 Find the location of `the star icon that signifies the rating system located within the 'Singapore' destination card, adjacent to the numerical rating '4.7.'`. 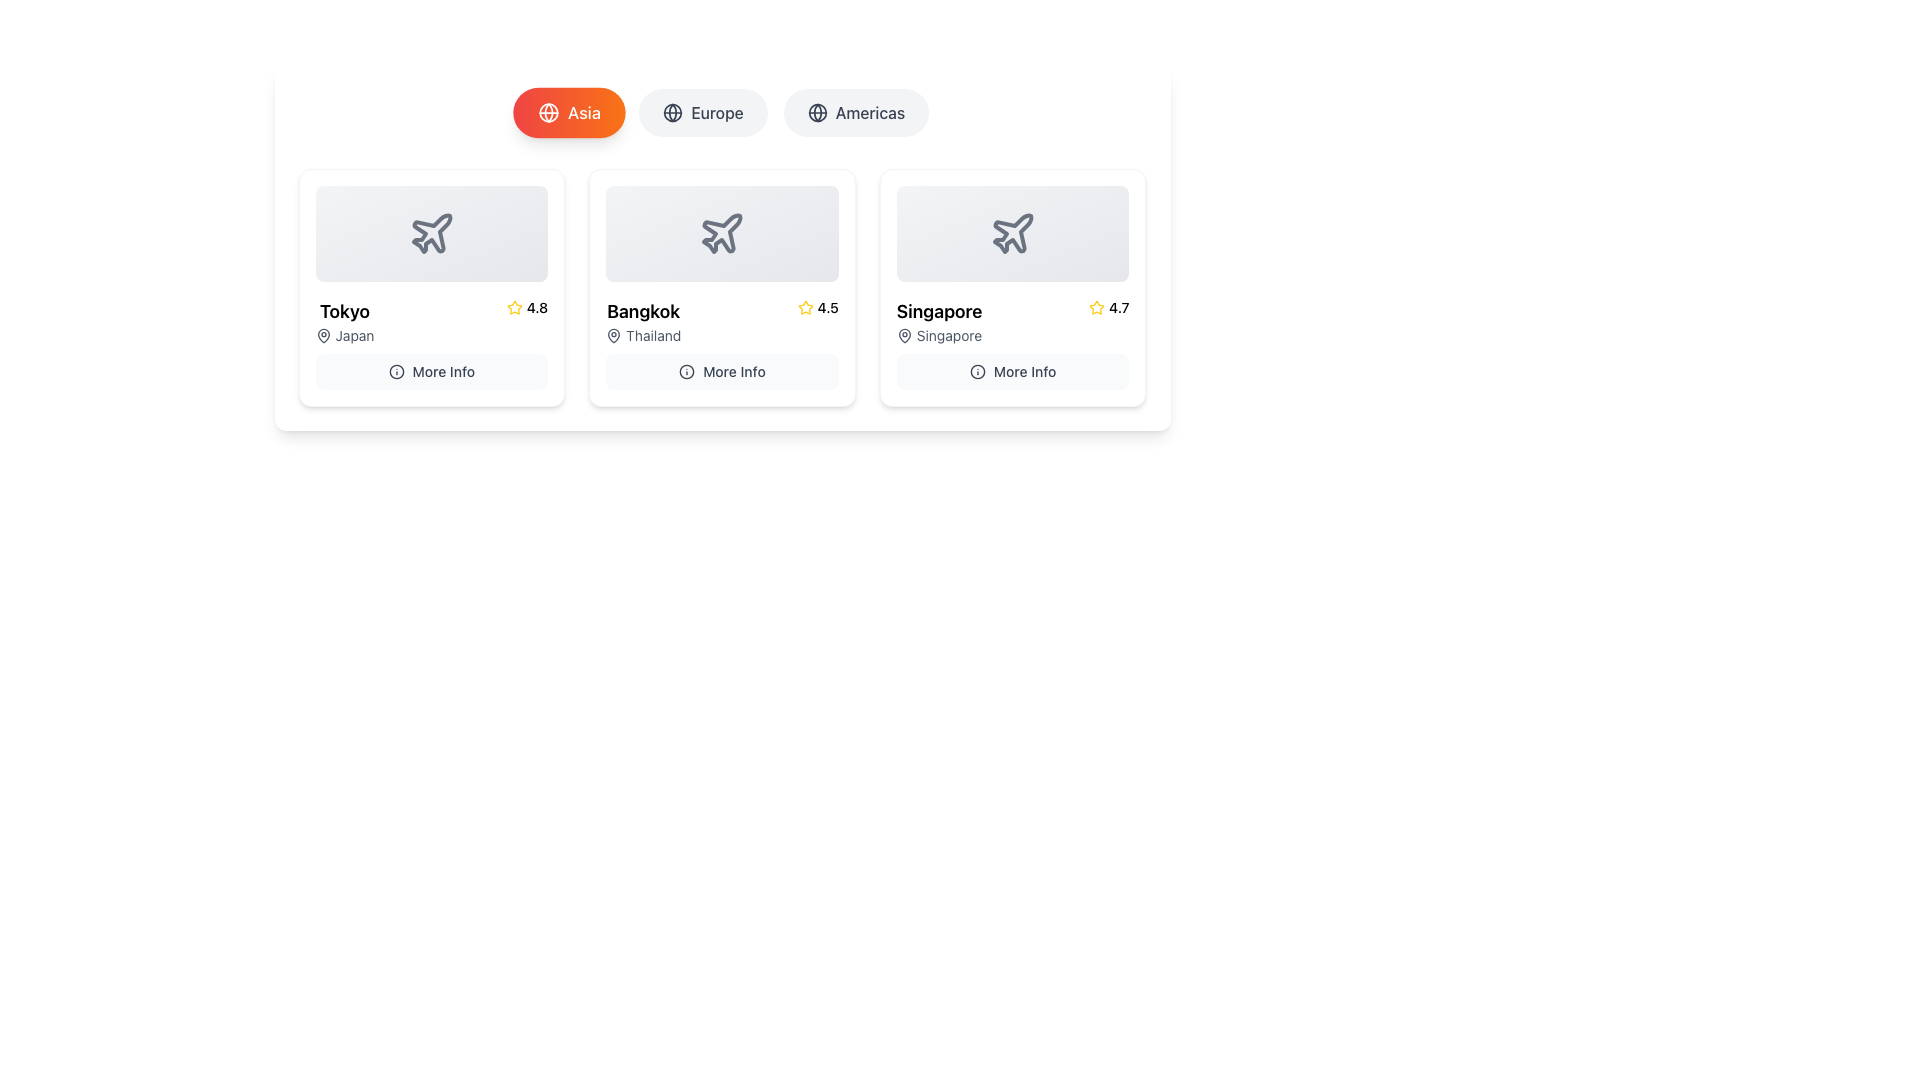

the star icon that signifies the rating system located within the 'Singapore' destination card, adjacent to the numerical rating '4.7.' is located at coordinates (1096, 307).